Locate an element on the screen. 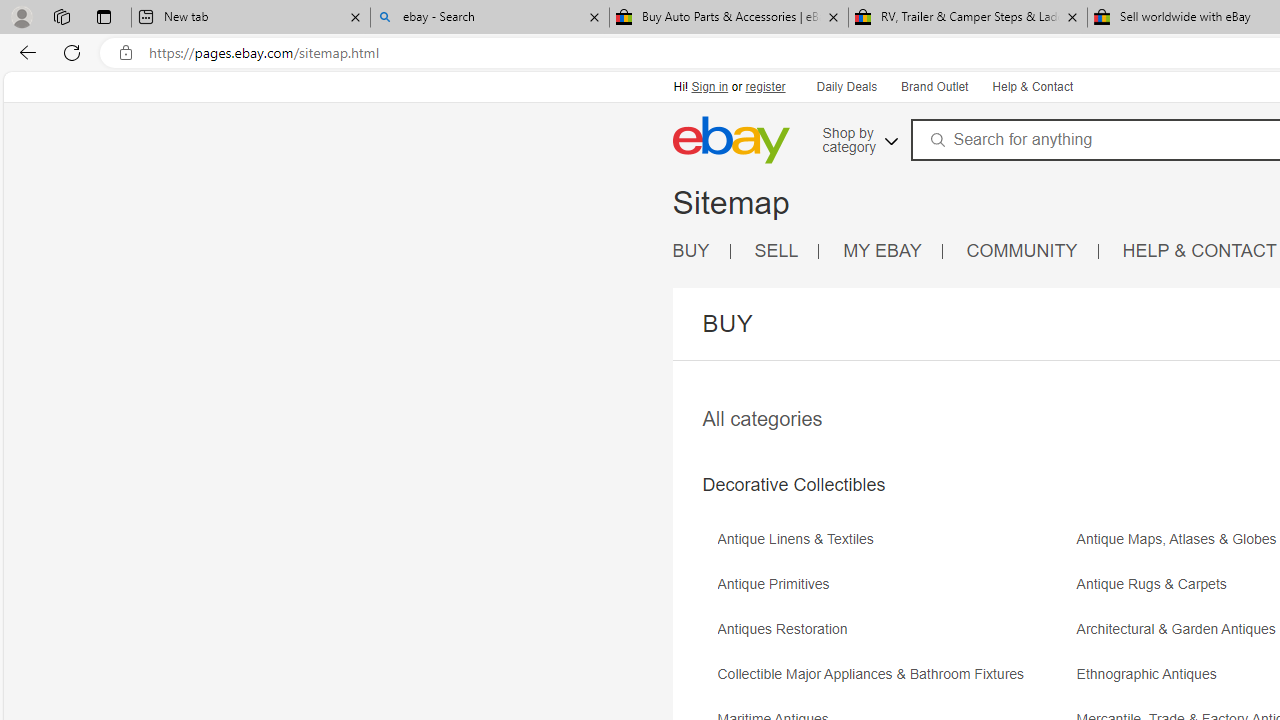 Image resolution: width=1280 pixels, height=720 pixels. 'ebay - Search' is located at coordinates (490, 17).